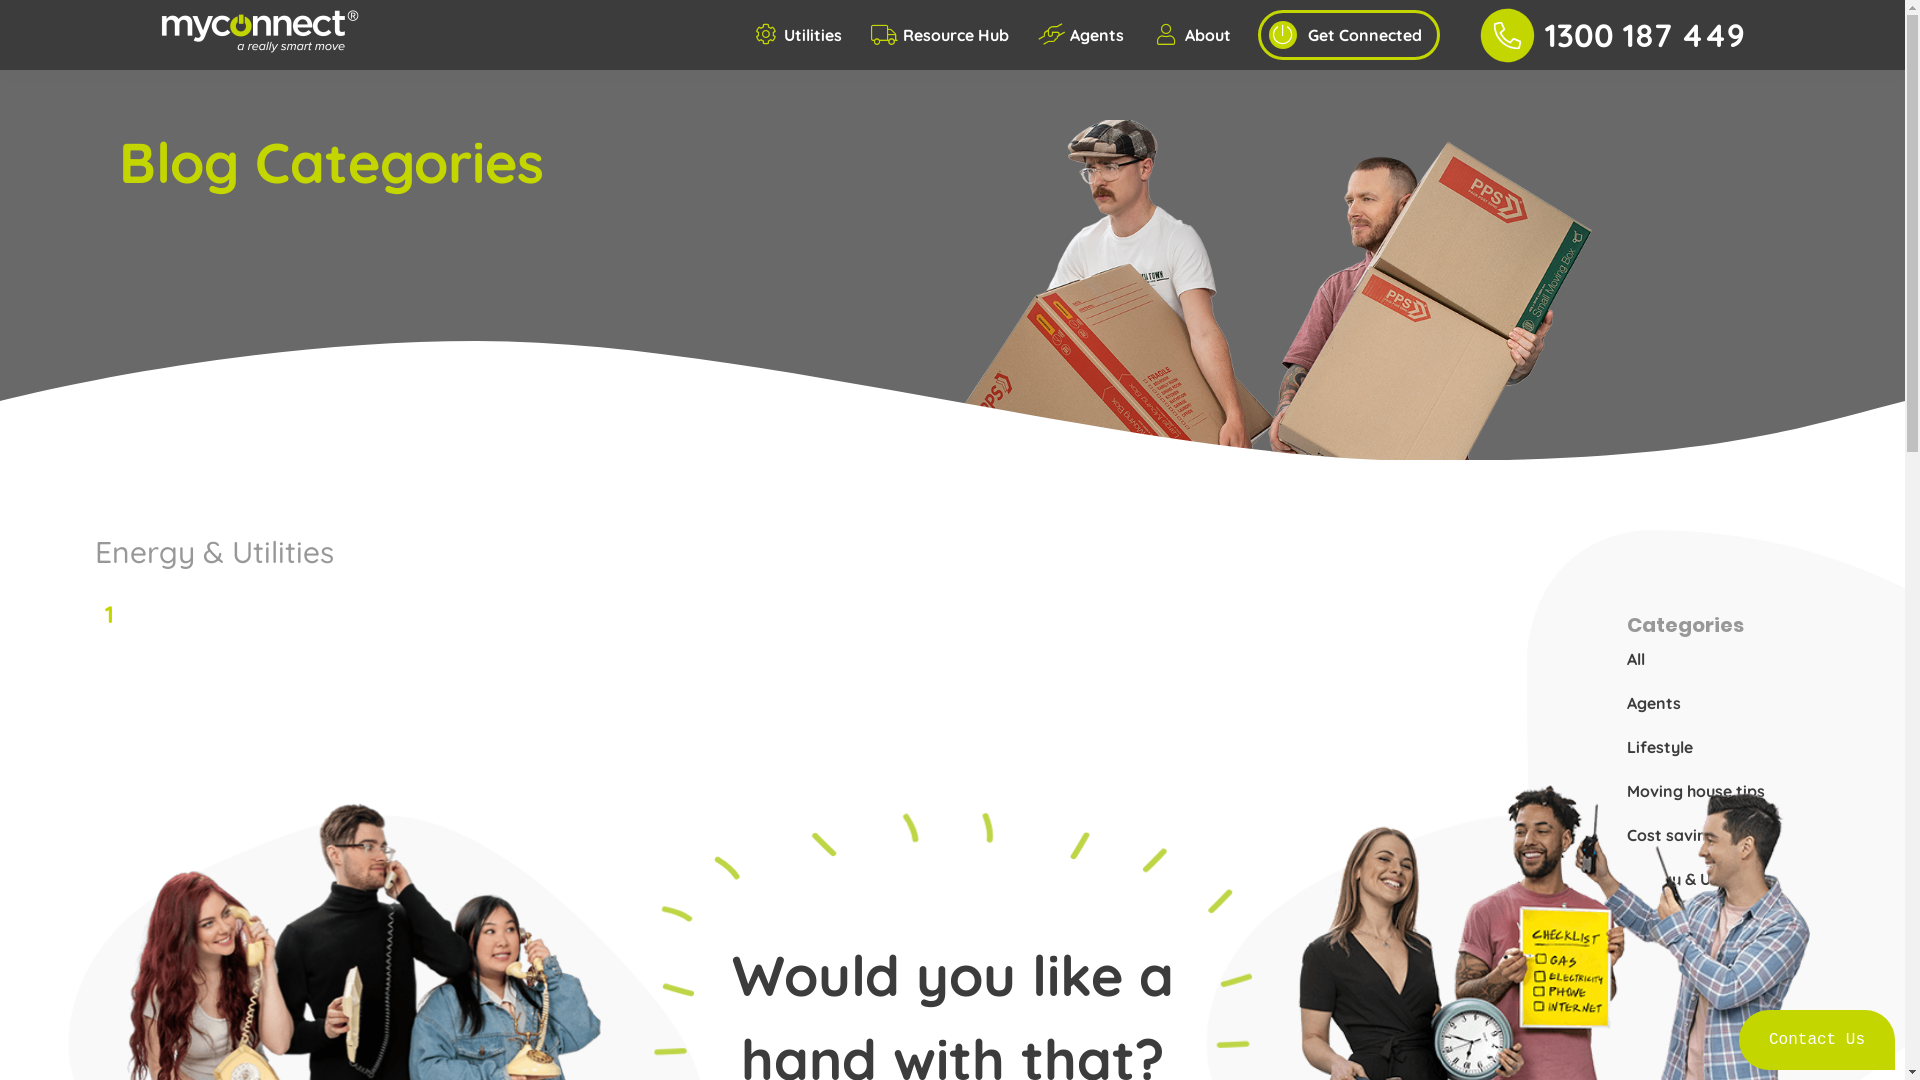  Describe the element at coordinates (108, 612) in the screenshot. I see `'1'` at that location.